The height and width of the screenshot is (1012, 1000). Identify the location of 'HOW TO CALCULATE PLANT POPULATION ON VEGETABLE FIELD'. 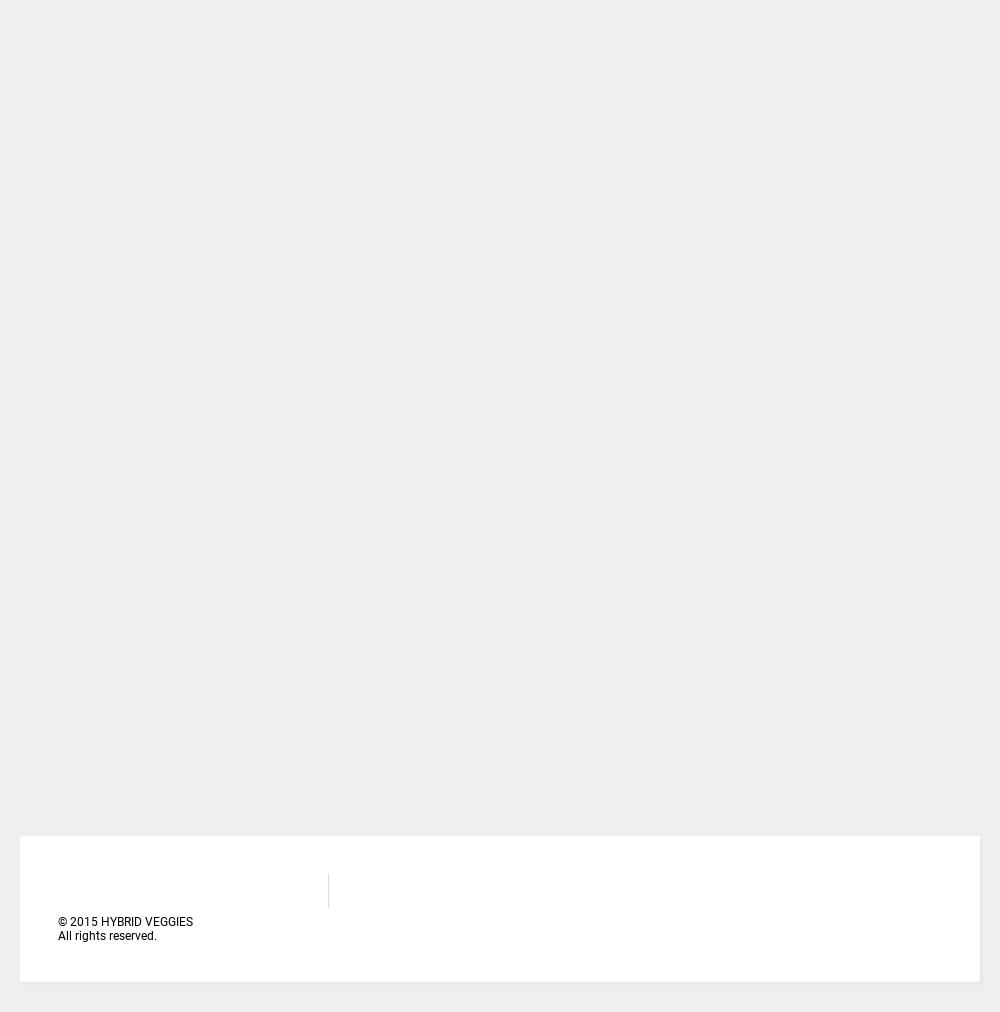
(256, 70).